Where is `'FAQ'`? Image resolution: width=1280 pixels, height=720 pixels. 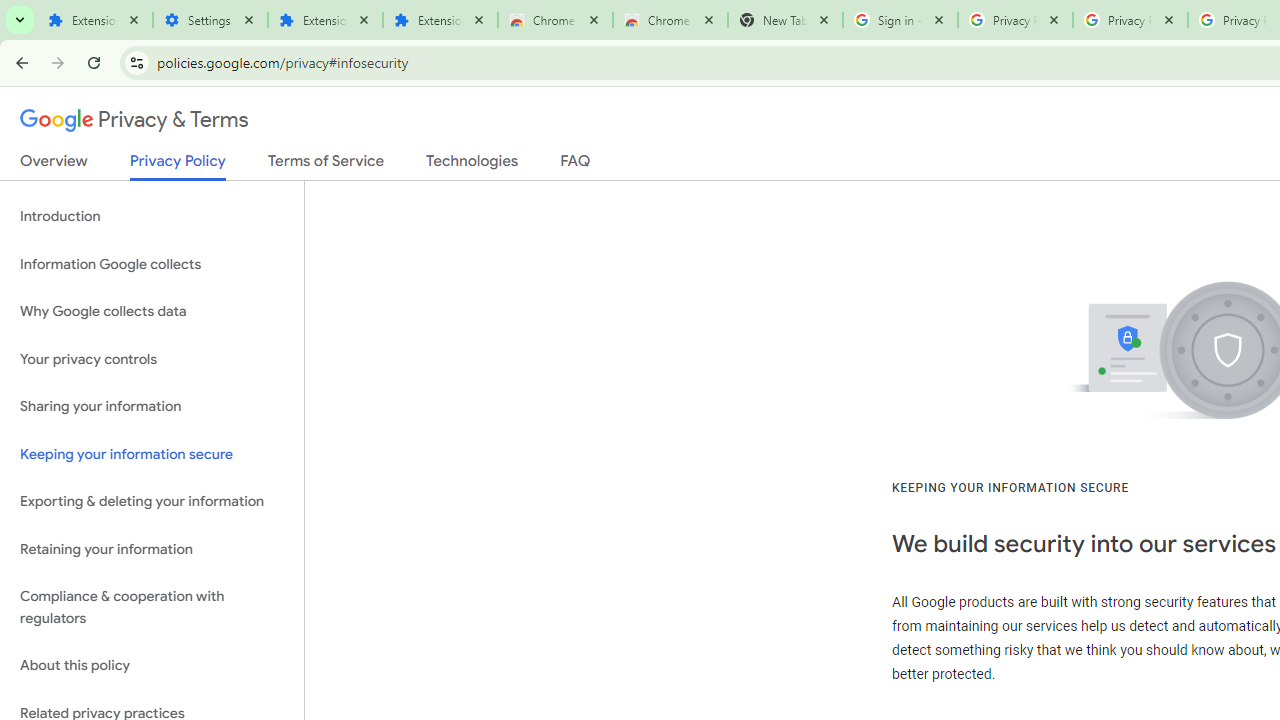
'FAQ' is located at coordinates (575, 164).